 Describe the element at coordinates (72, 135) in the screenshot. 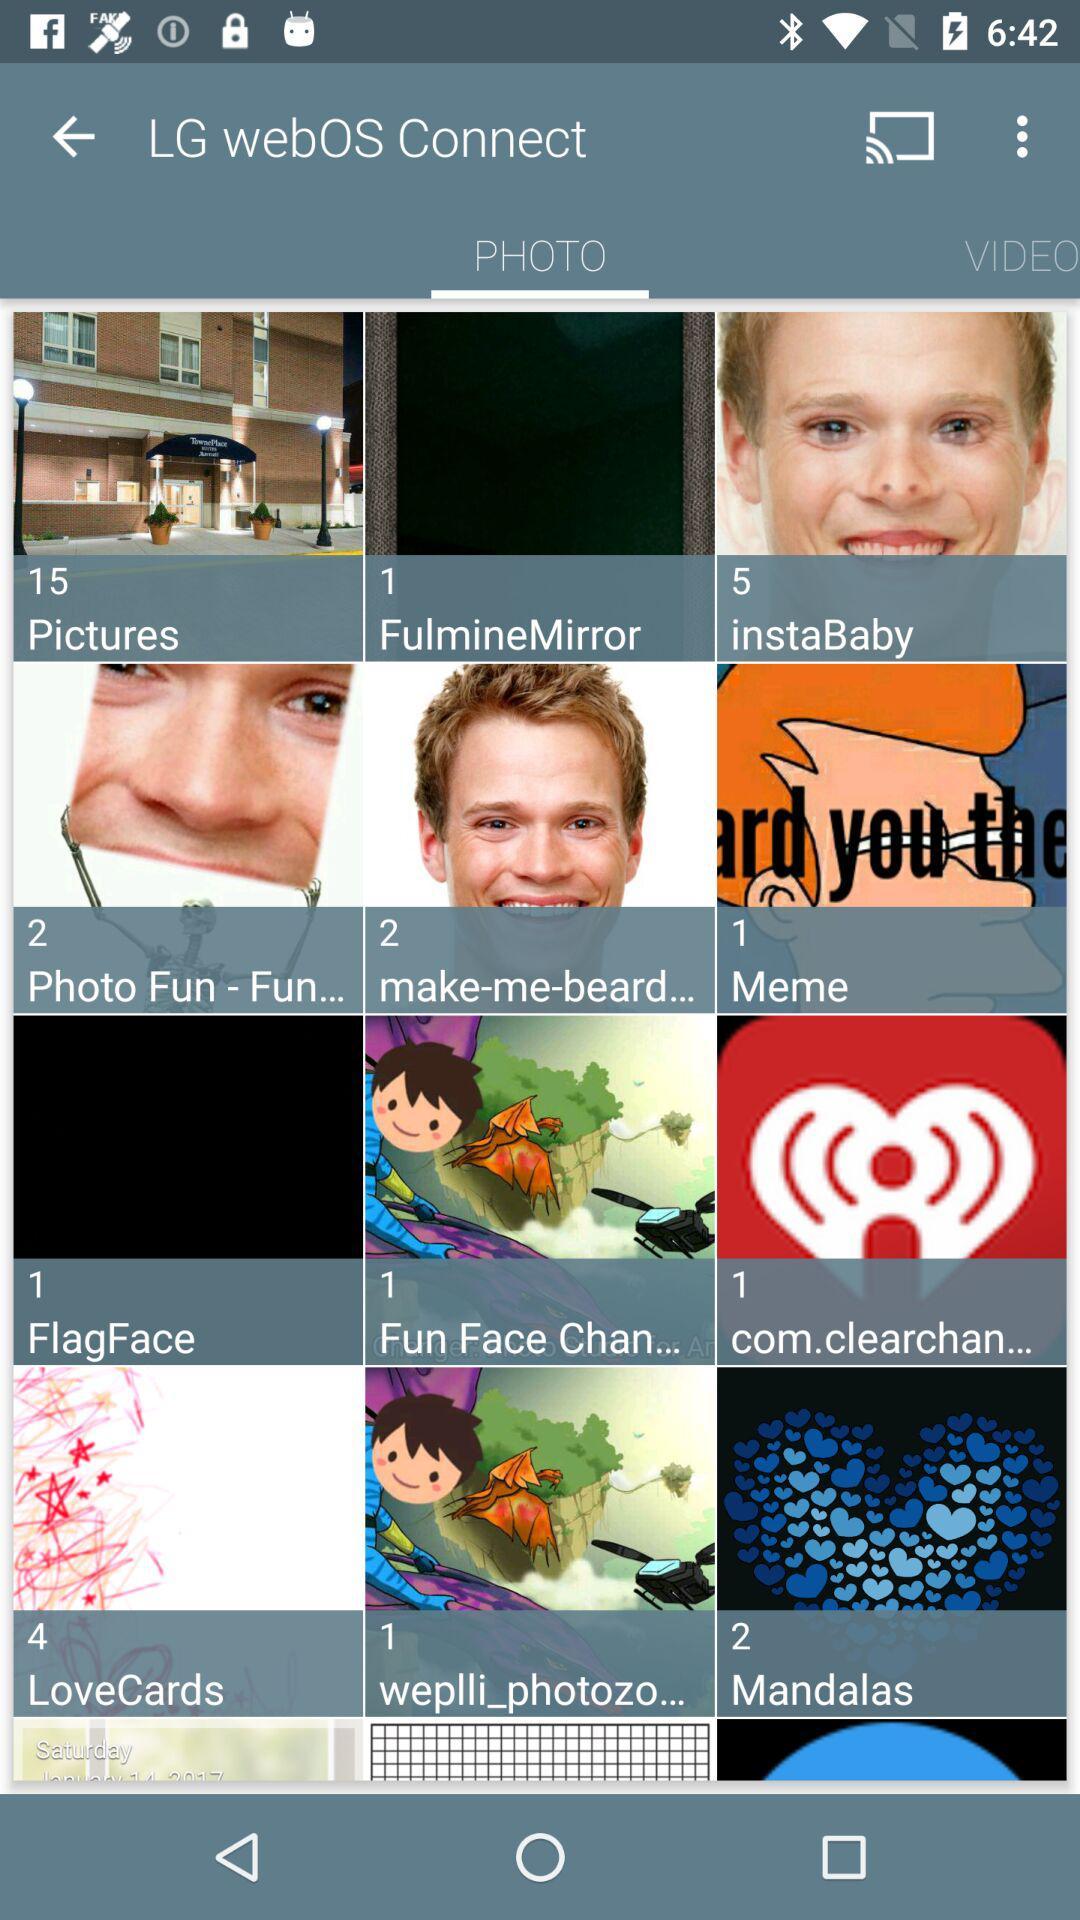

I see `the icon next to the lg webos connect item` at that location.